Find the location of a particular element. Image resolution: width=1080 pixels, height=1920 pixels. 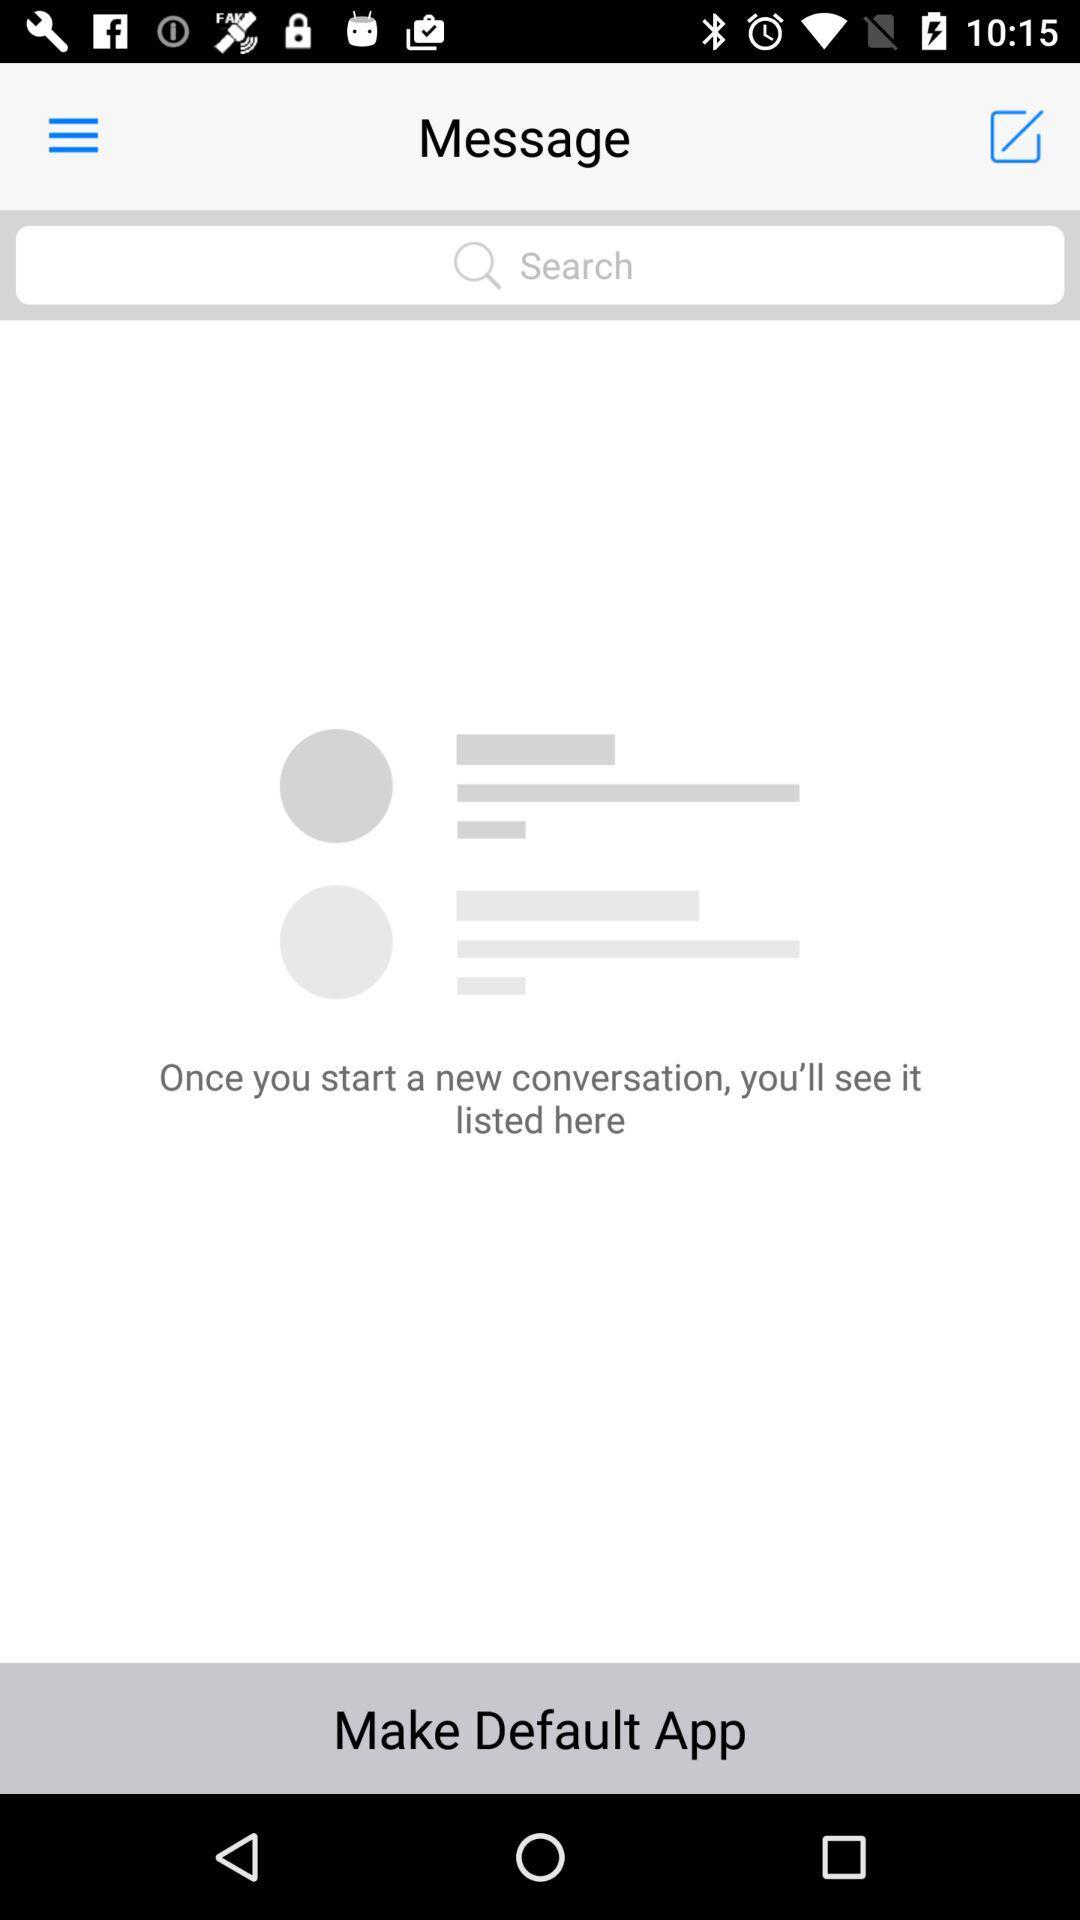

the icon next to message app is located at coordinates (72, 135).